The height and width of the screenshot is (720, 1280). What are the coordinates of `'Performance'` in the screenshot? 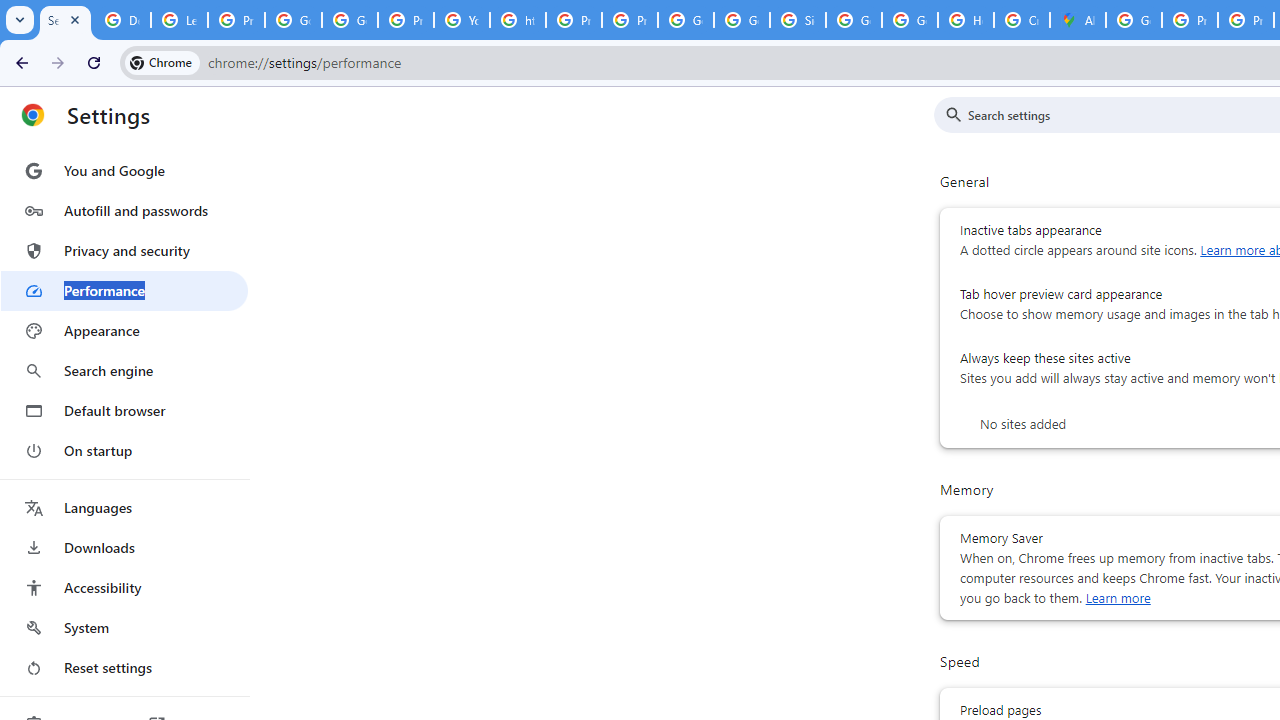 It's located at (123, 290).